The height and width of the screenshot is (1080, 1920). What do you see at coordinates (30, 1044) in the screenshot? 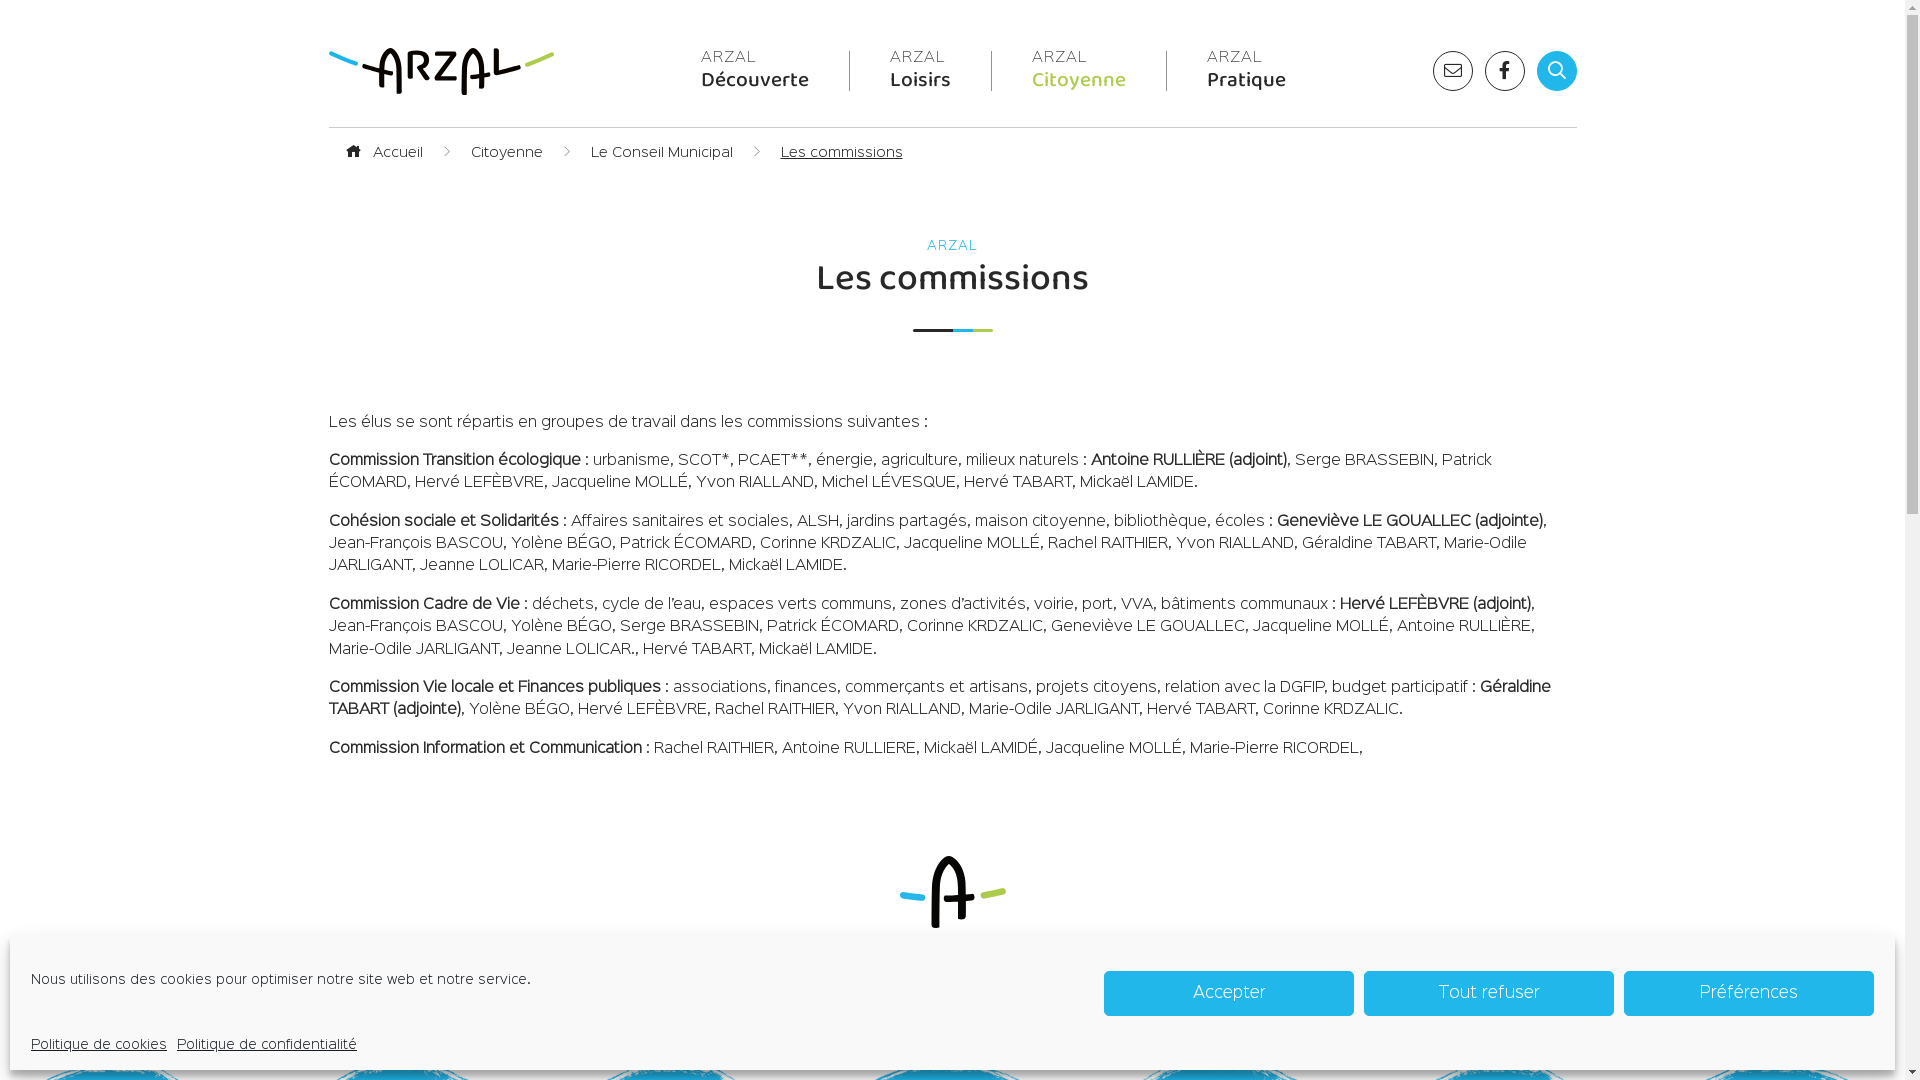
I see `'Politique de cookies'` at bounding box center [30, 1044].